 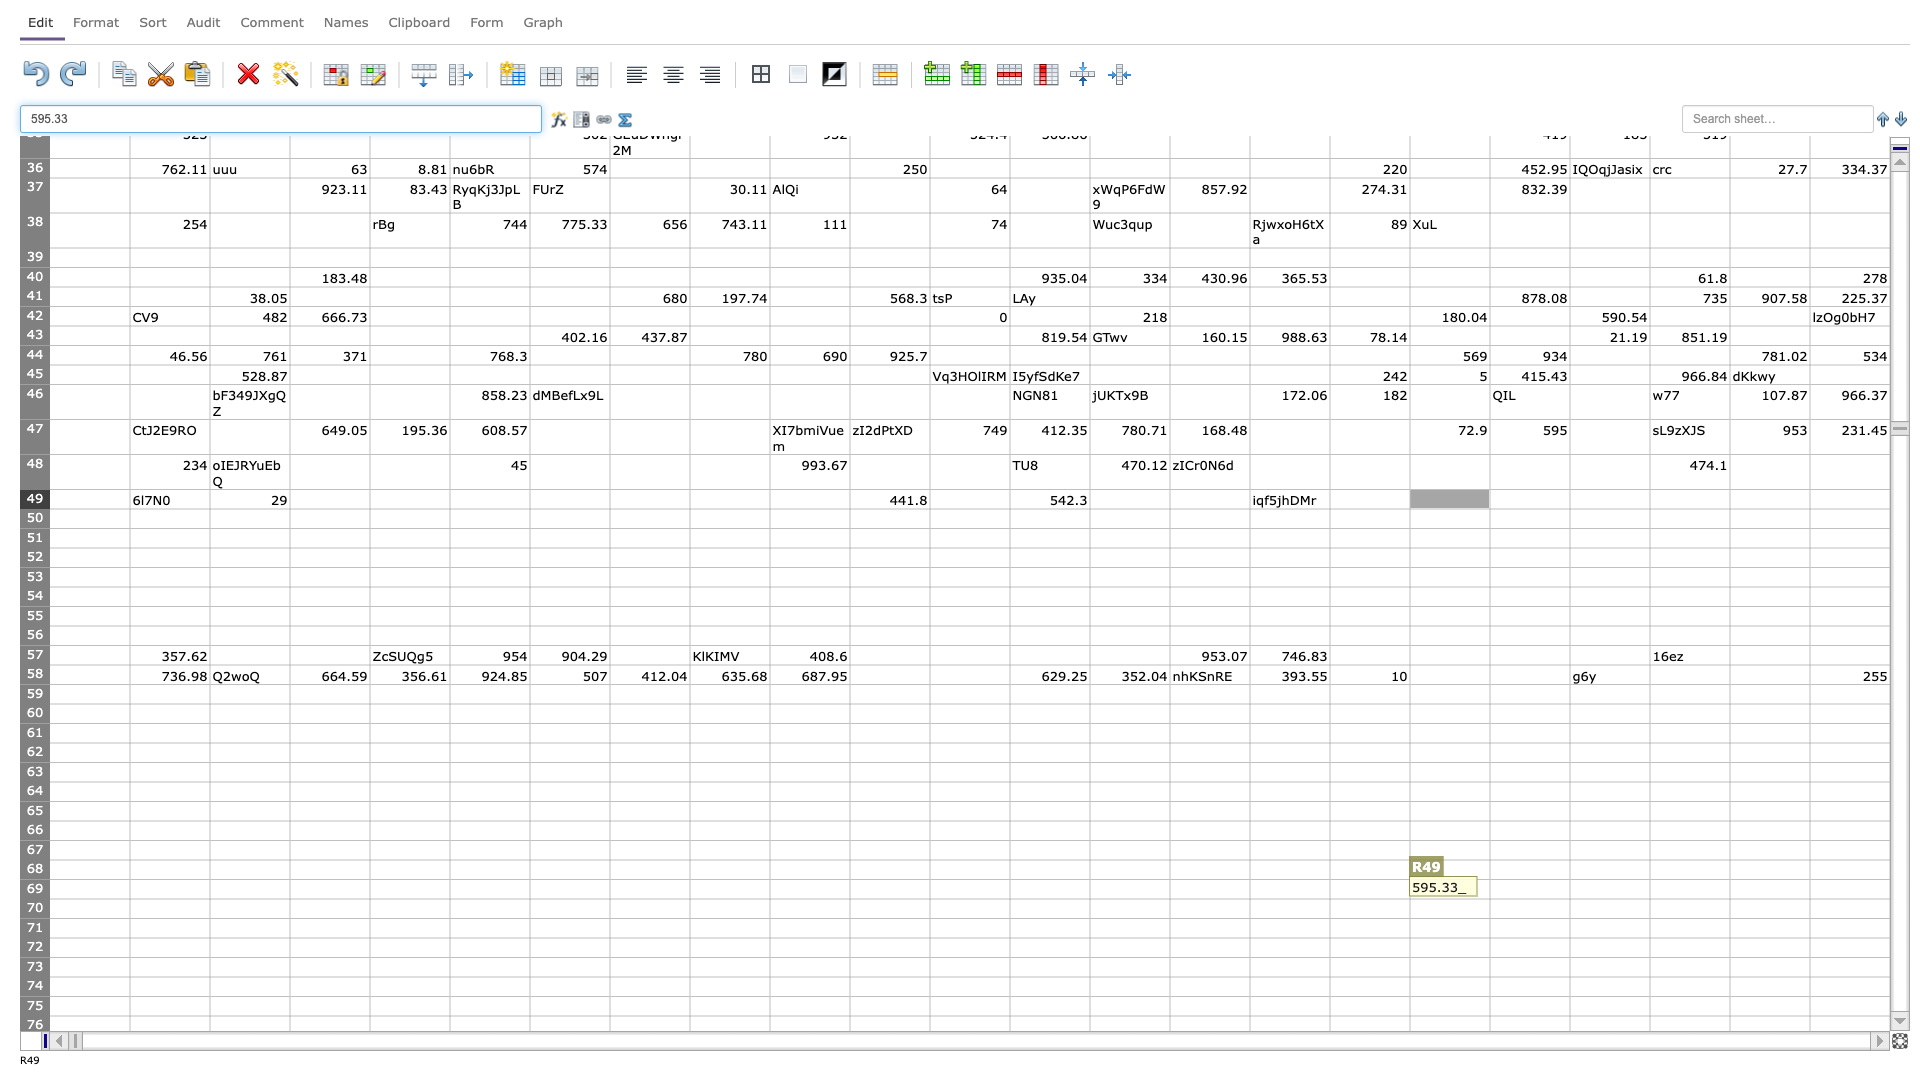 What do you see at coordinates (1809, 897) in the screenshot?
I see `Fill handle of cell V-69` at bounding box center [1809, 897].